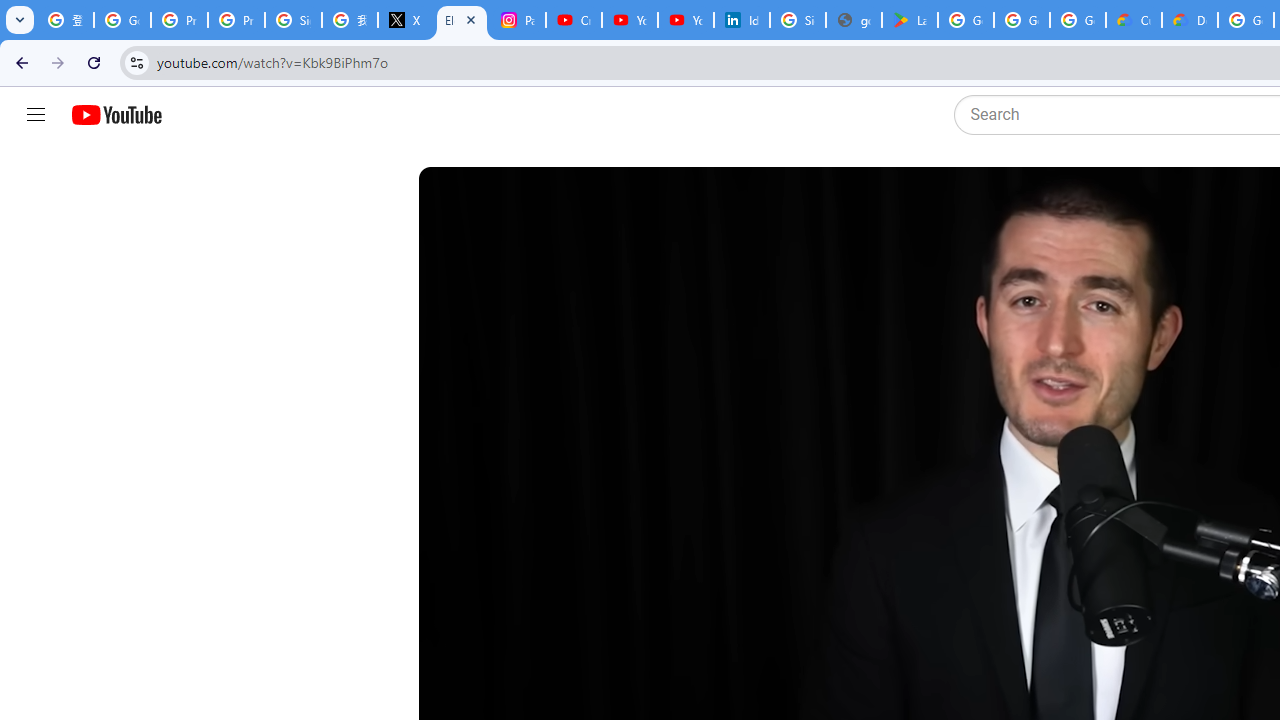  I want to click on 'Guide', so click(35, 115).